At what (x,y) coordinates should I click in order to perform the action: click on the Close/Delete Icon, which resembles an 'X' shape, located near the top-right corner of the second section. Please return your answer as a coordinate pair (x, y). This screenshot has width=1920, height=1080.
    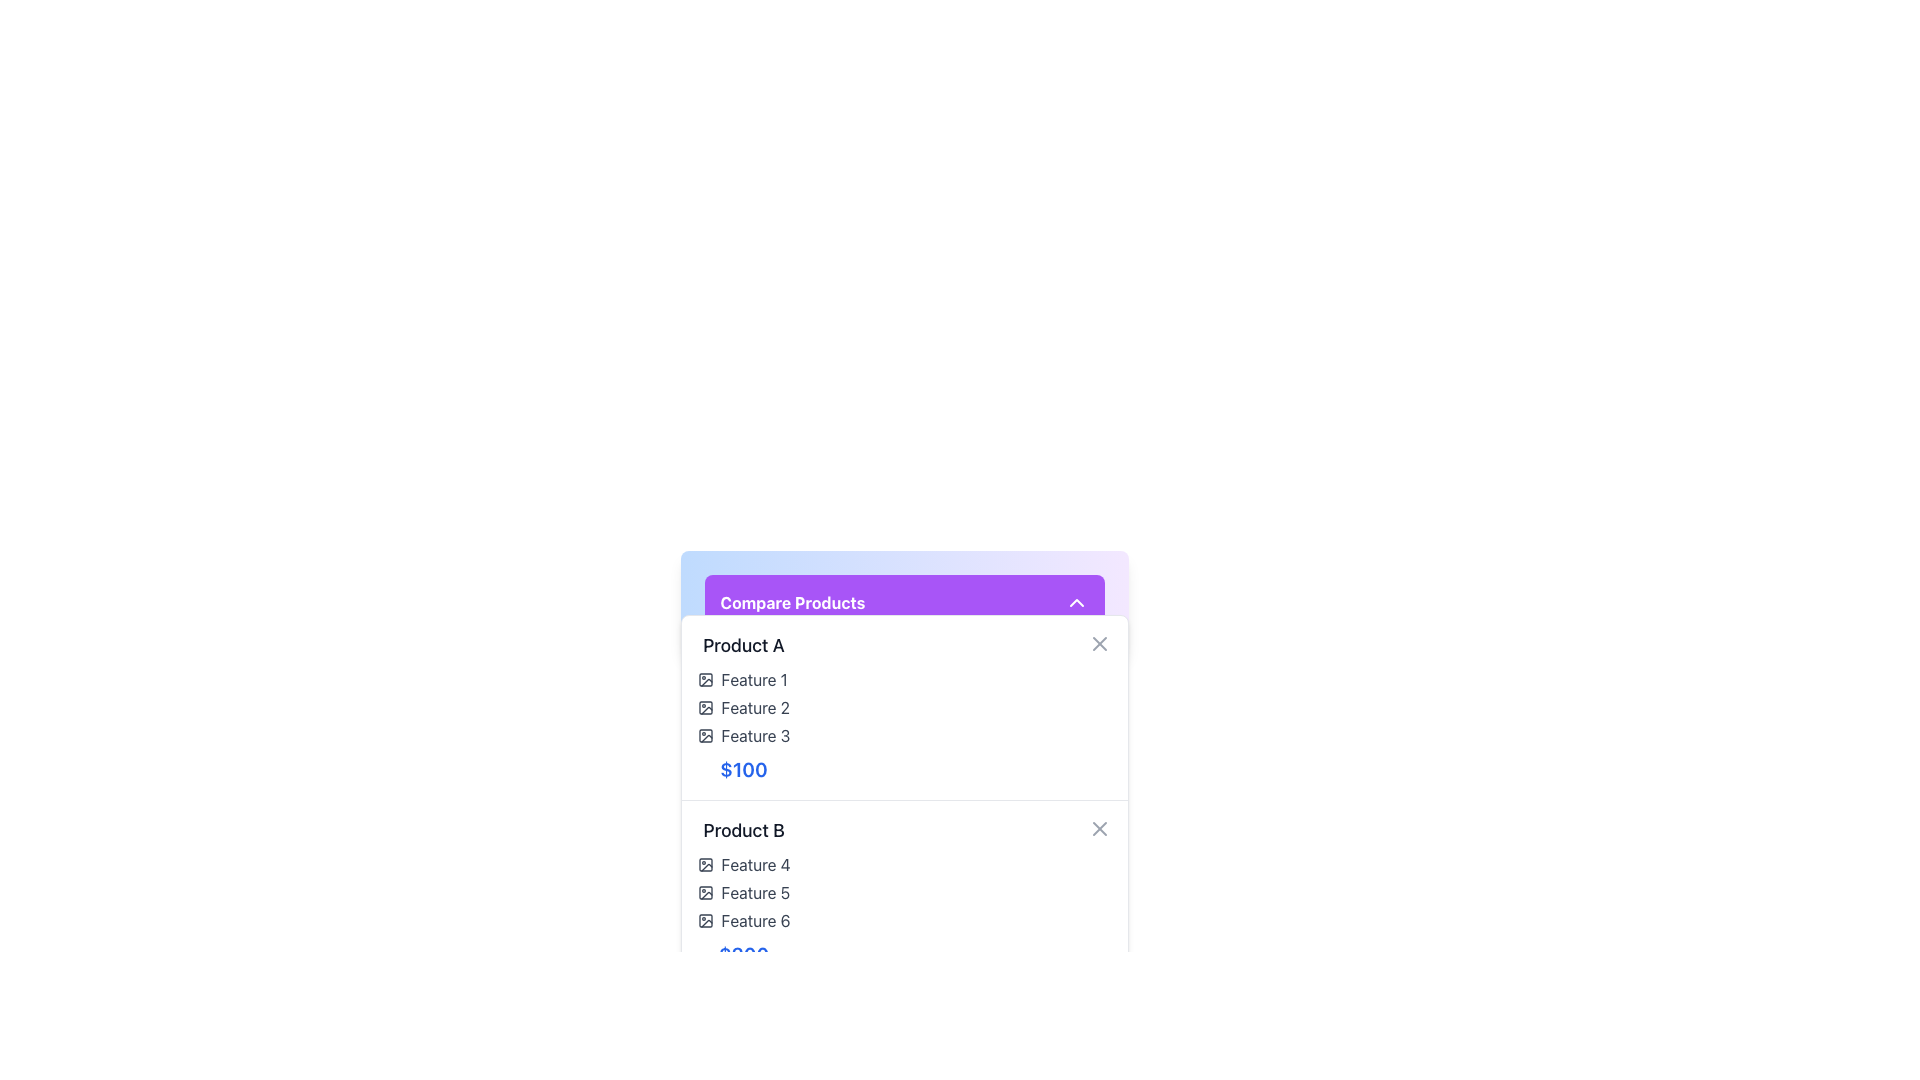
    Looking at the image, I should click on (1098, 829).